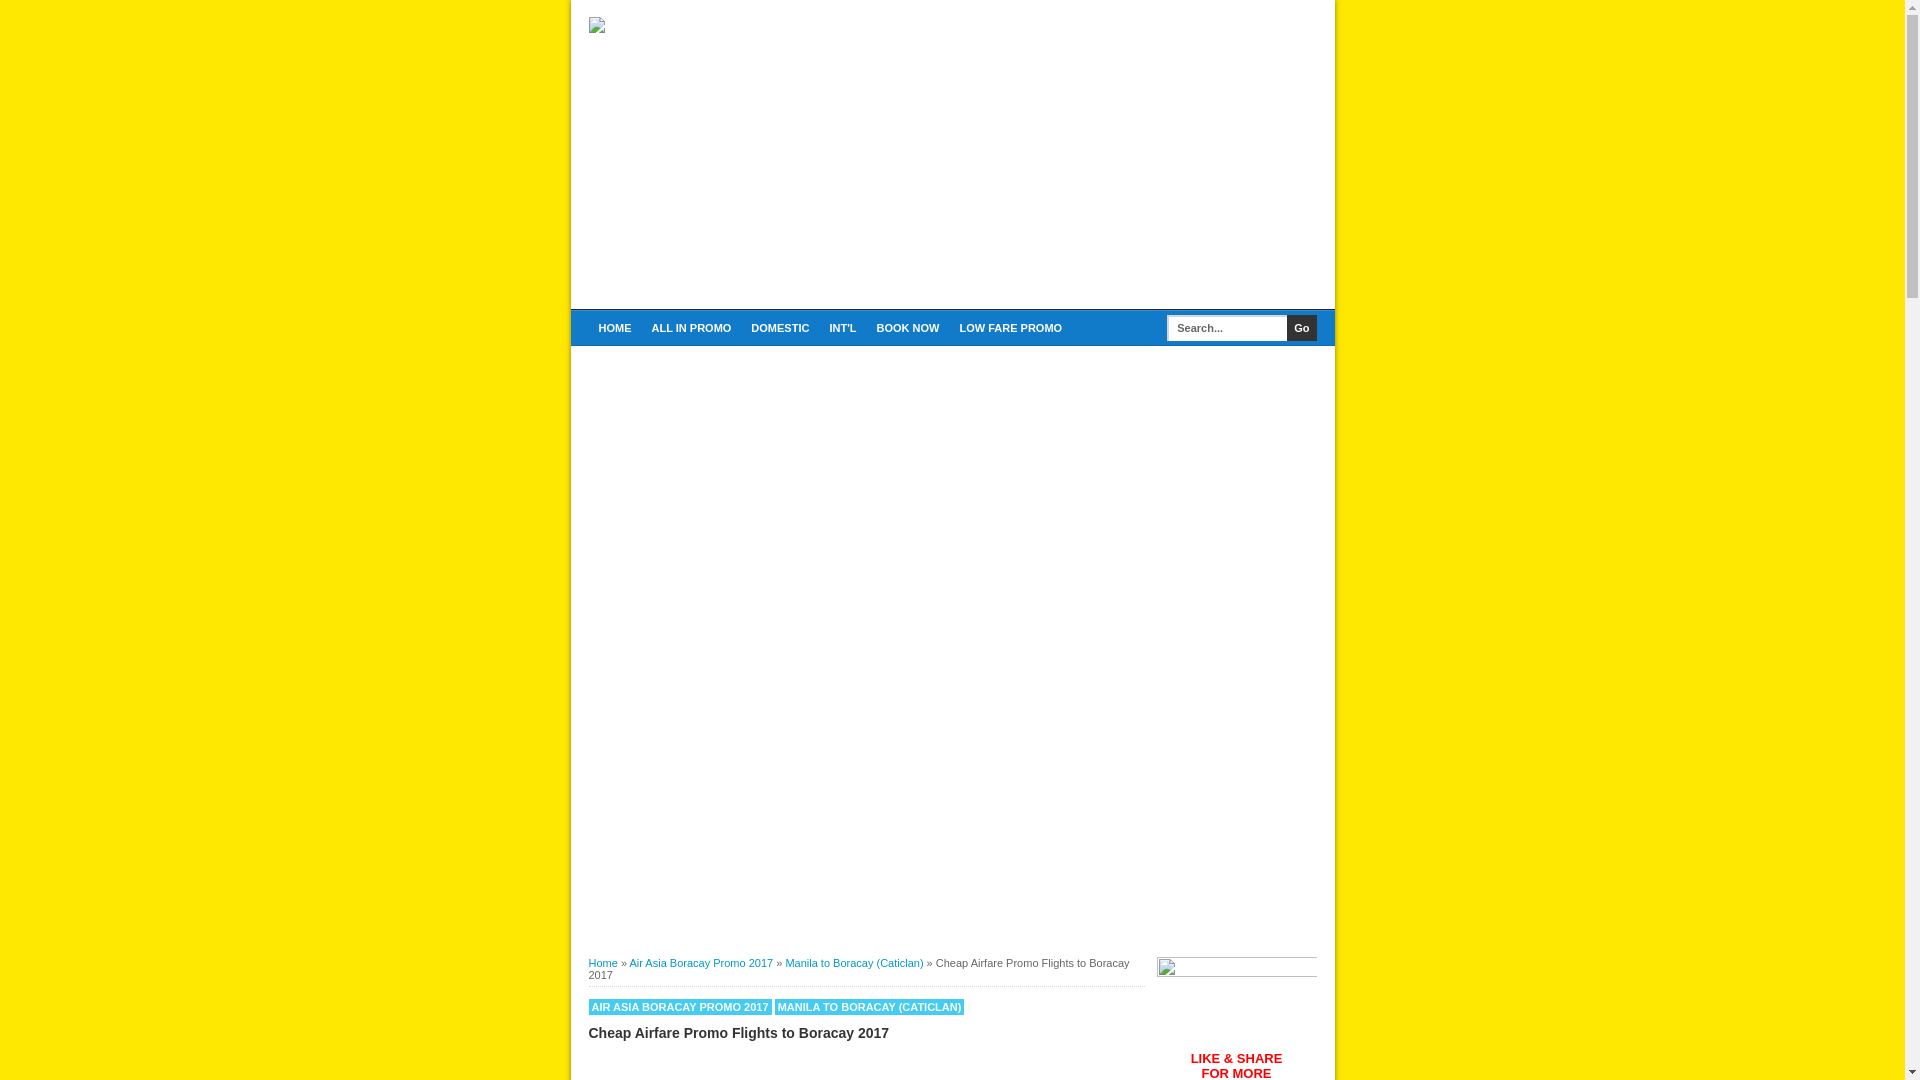 This screenshot has width=1920, height=1080. I want to click on 'HOME', so click(587, 326).